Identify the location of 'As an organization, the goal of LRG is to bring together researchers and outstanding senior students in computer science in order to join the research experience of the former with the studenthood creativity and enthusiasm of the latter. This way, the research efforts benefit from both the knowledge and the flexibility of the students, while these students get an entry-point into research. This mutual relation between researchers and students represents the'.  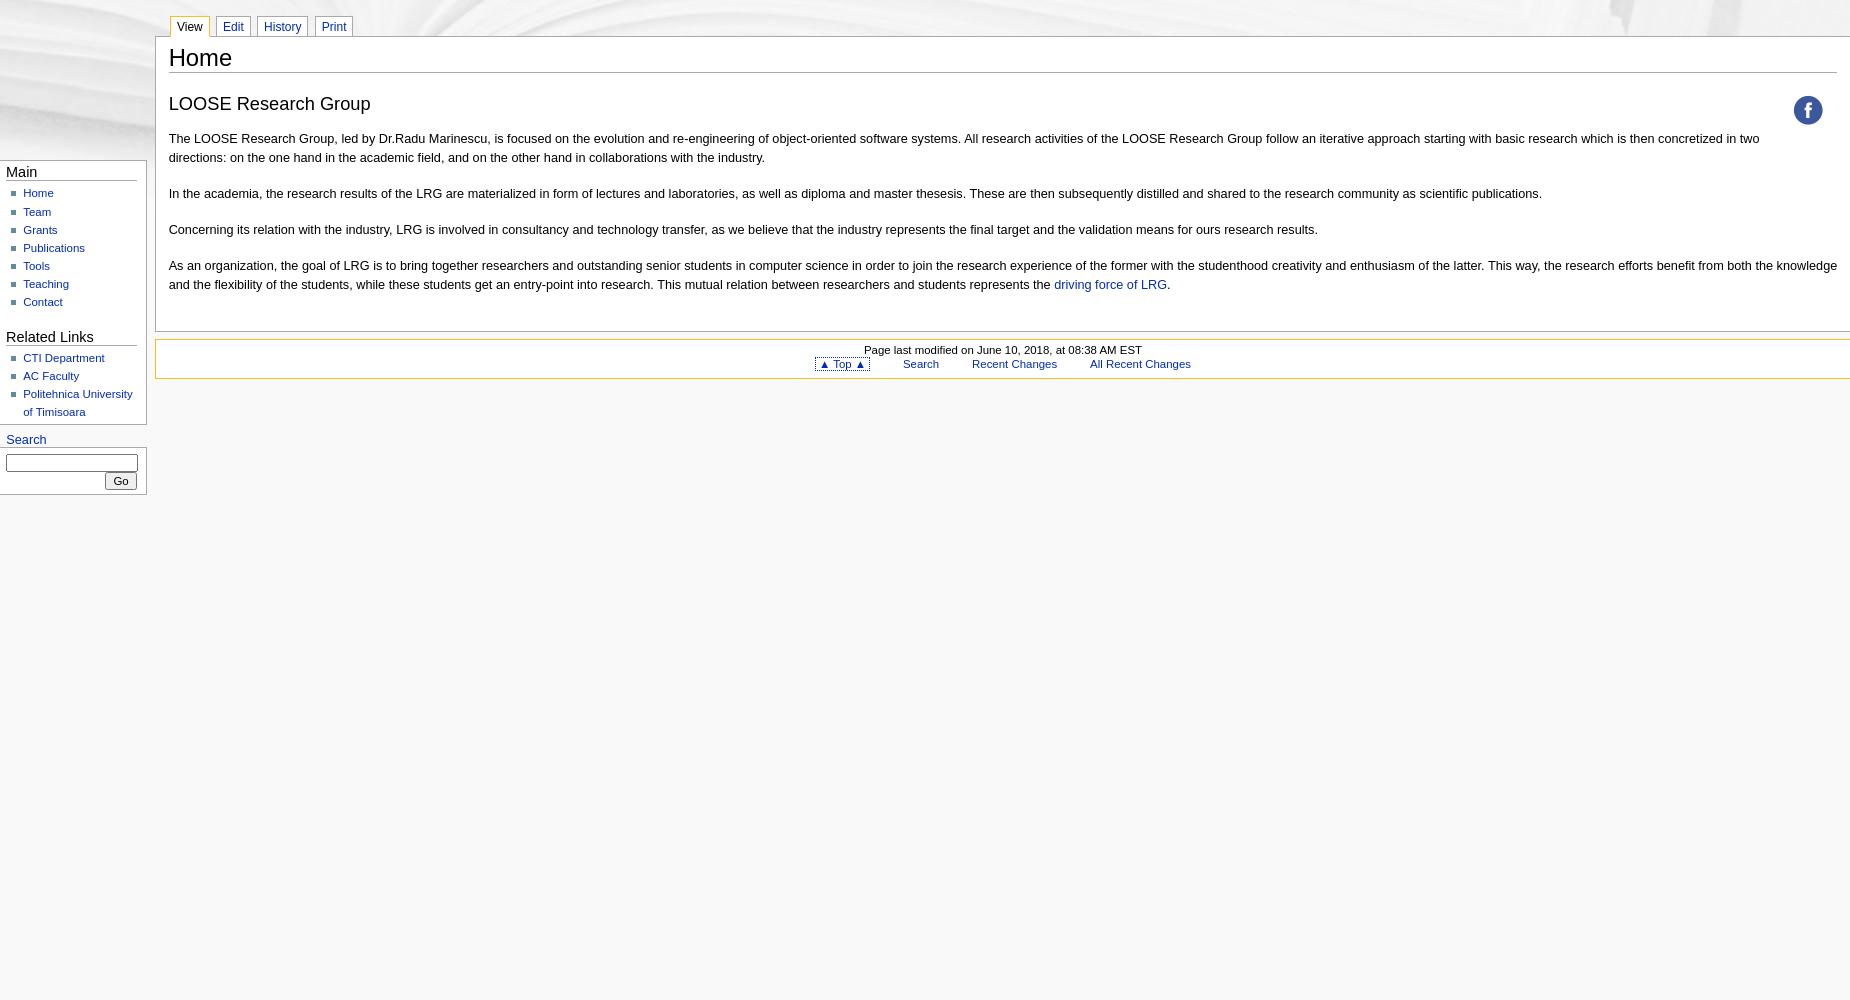
(1001, 274).